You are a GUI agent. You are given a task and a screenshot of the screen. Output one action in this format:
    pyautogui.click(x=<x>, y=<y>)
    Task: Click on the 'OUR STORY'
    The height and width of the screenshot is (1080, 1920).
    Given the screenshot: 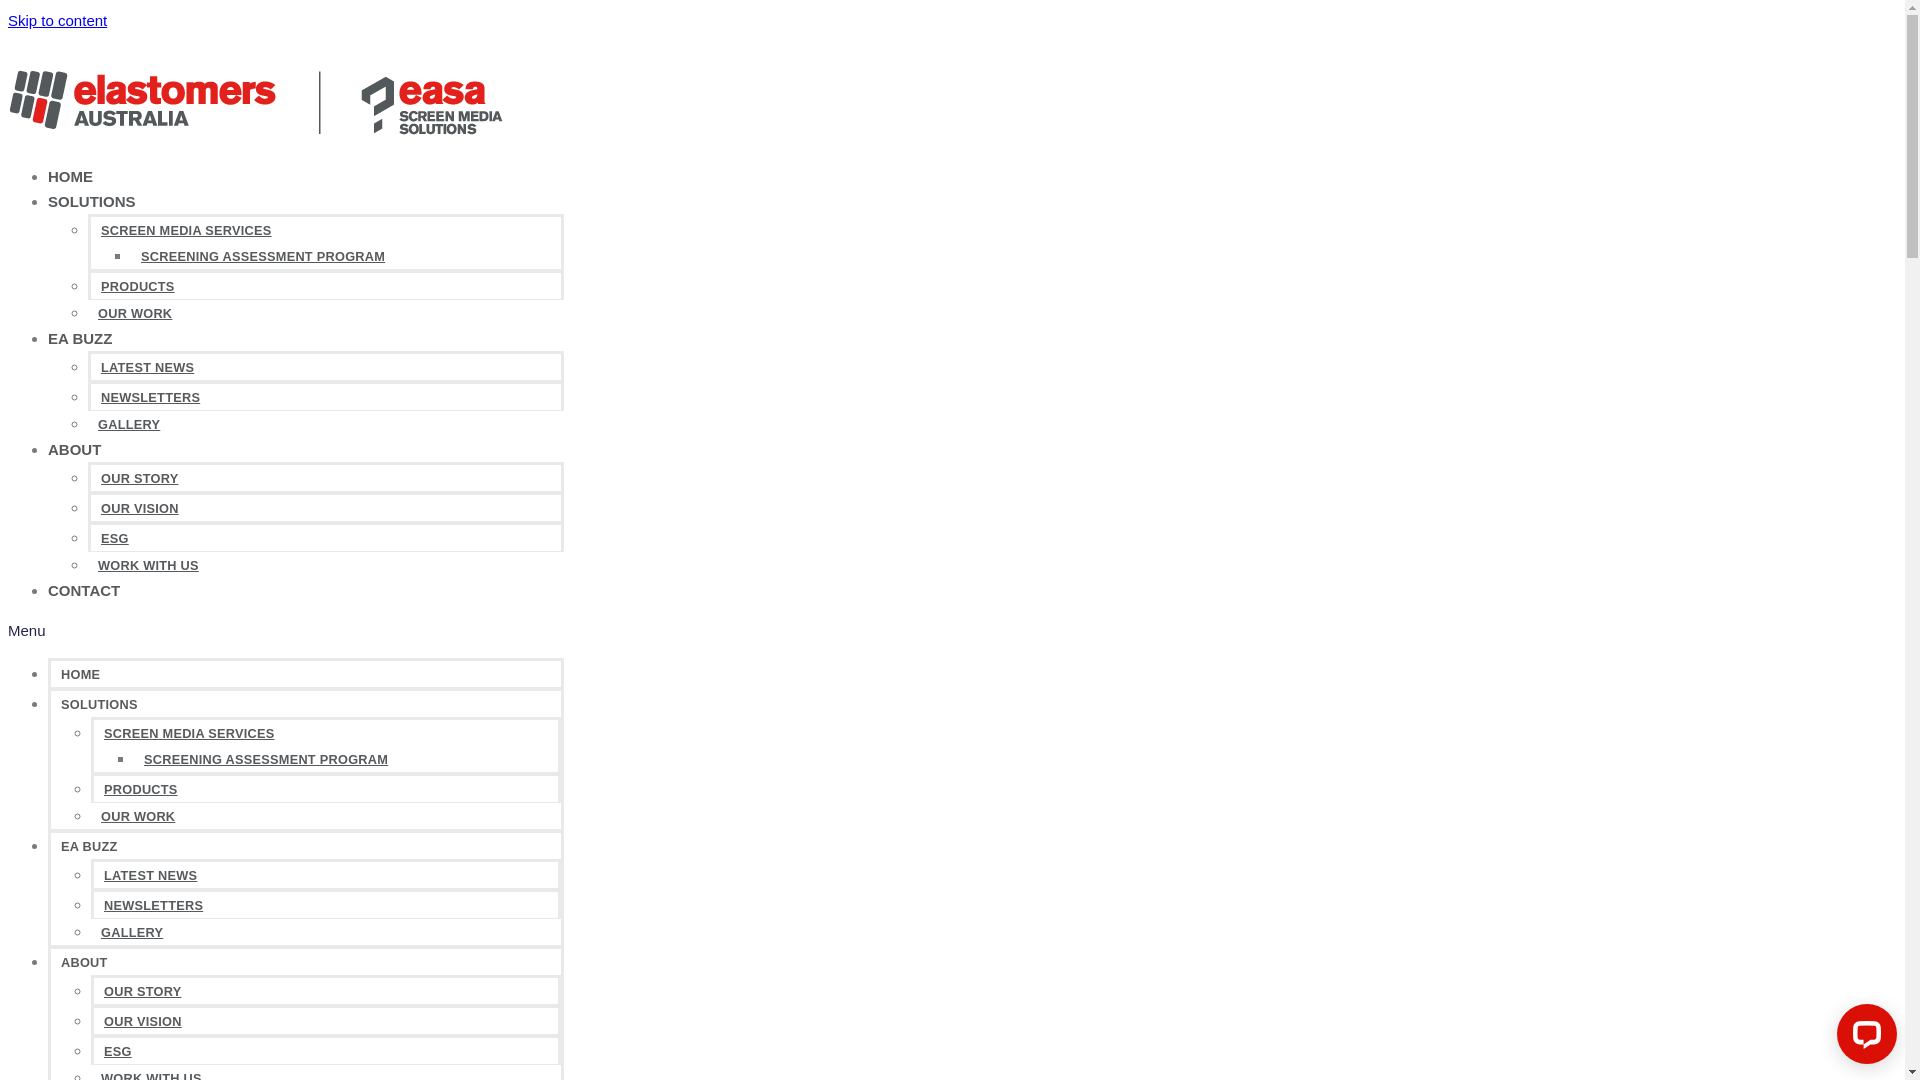 What is the action you would take?
    pyautogui.click(x=138, y=478)
    